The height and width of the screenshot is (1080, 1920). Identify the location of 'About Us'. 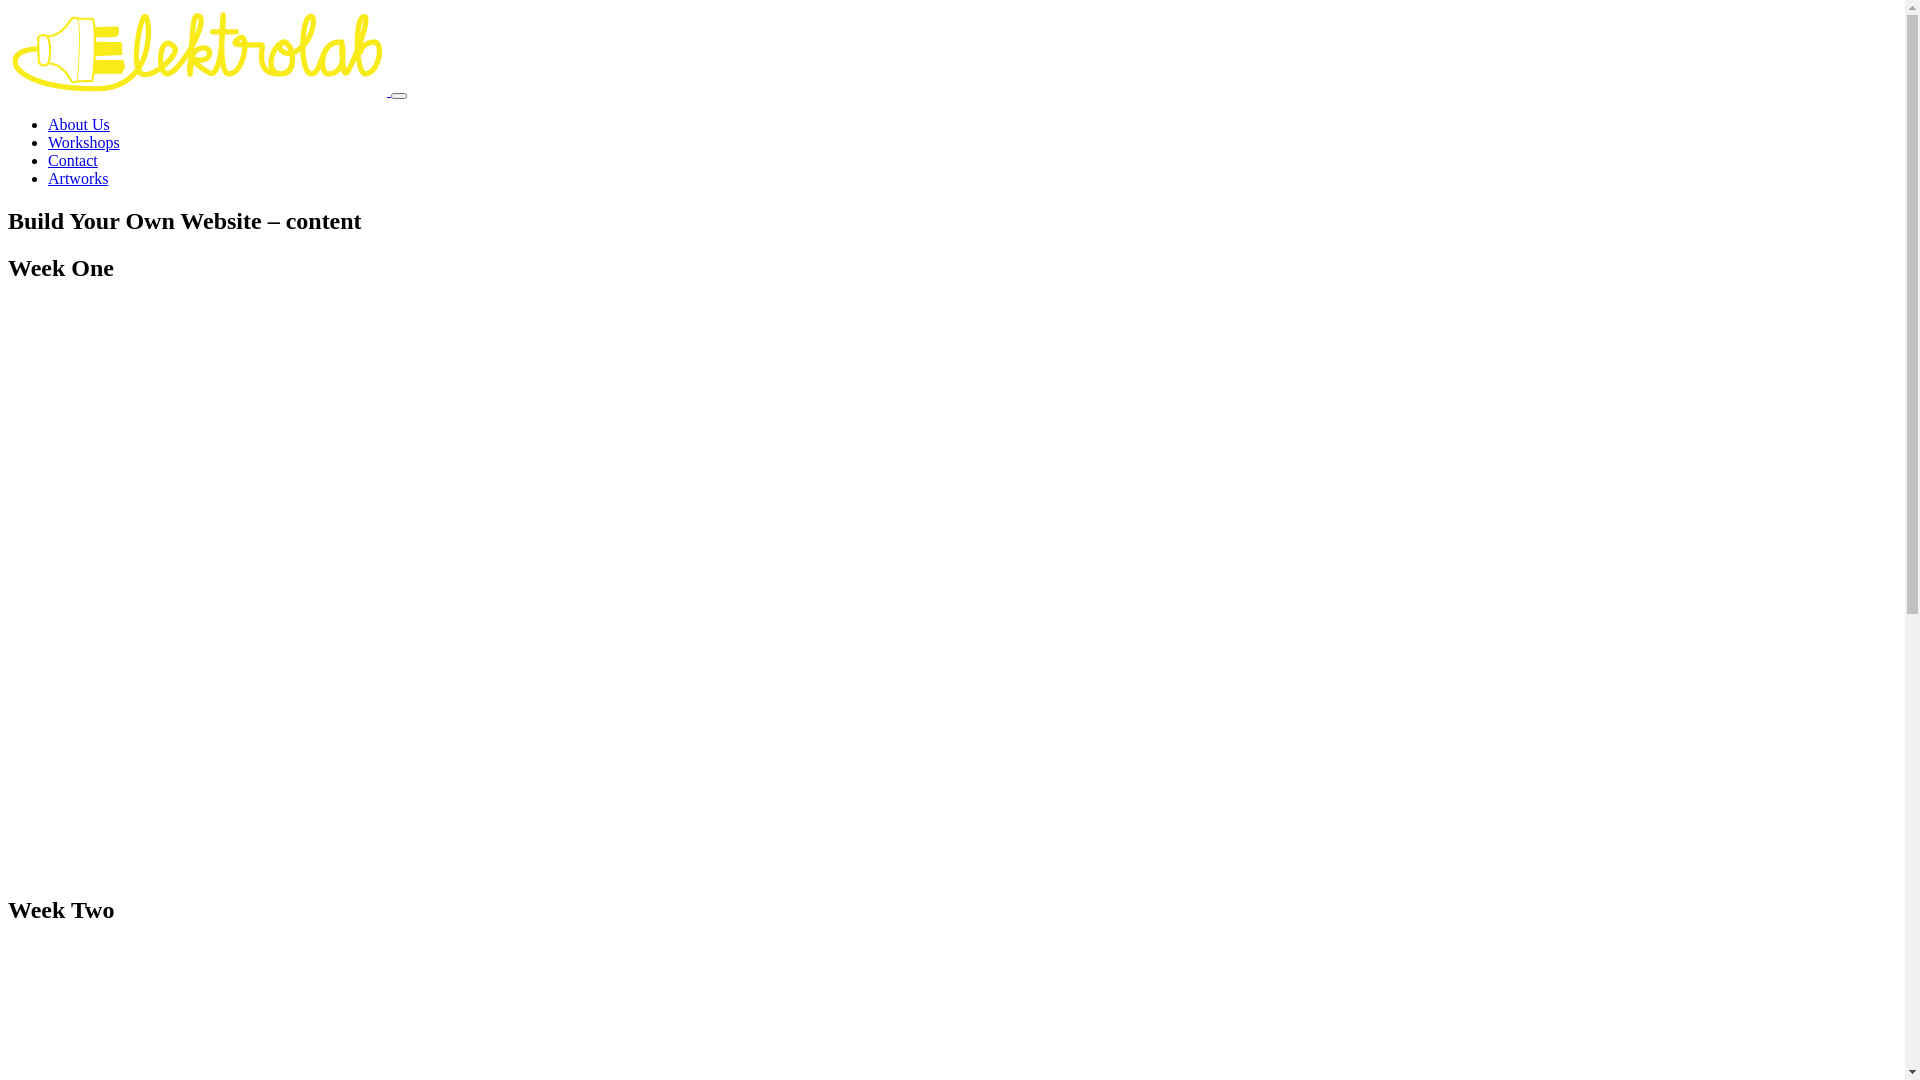
(78, 124).